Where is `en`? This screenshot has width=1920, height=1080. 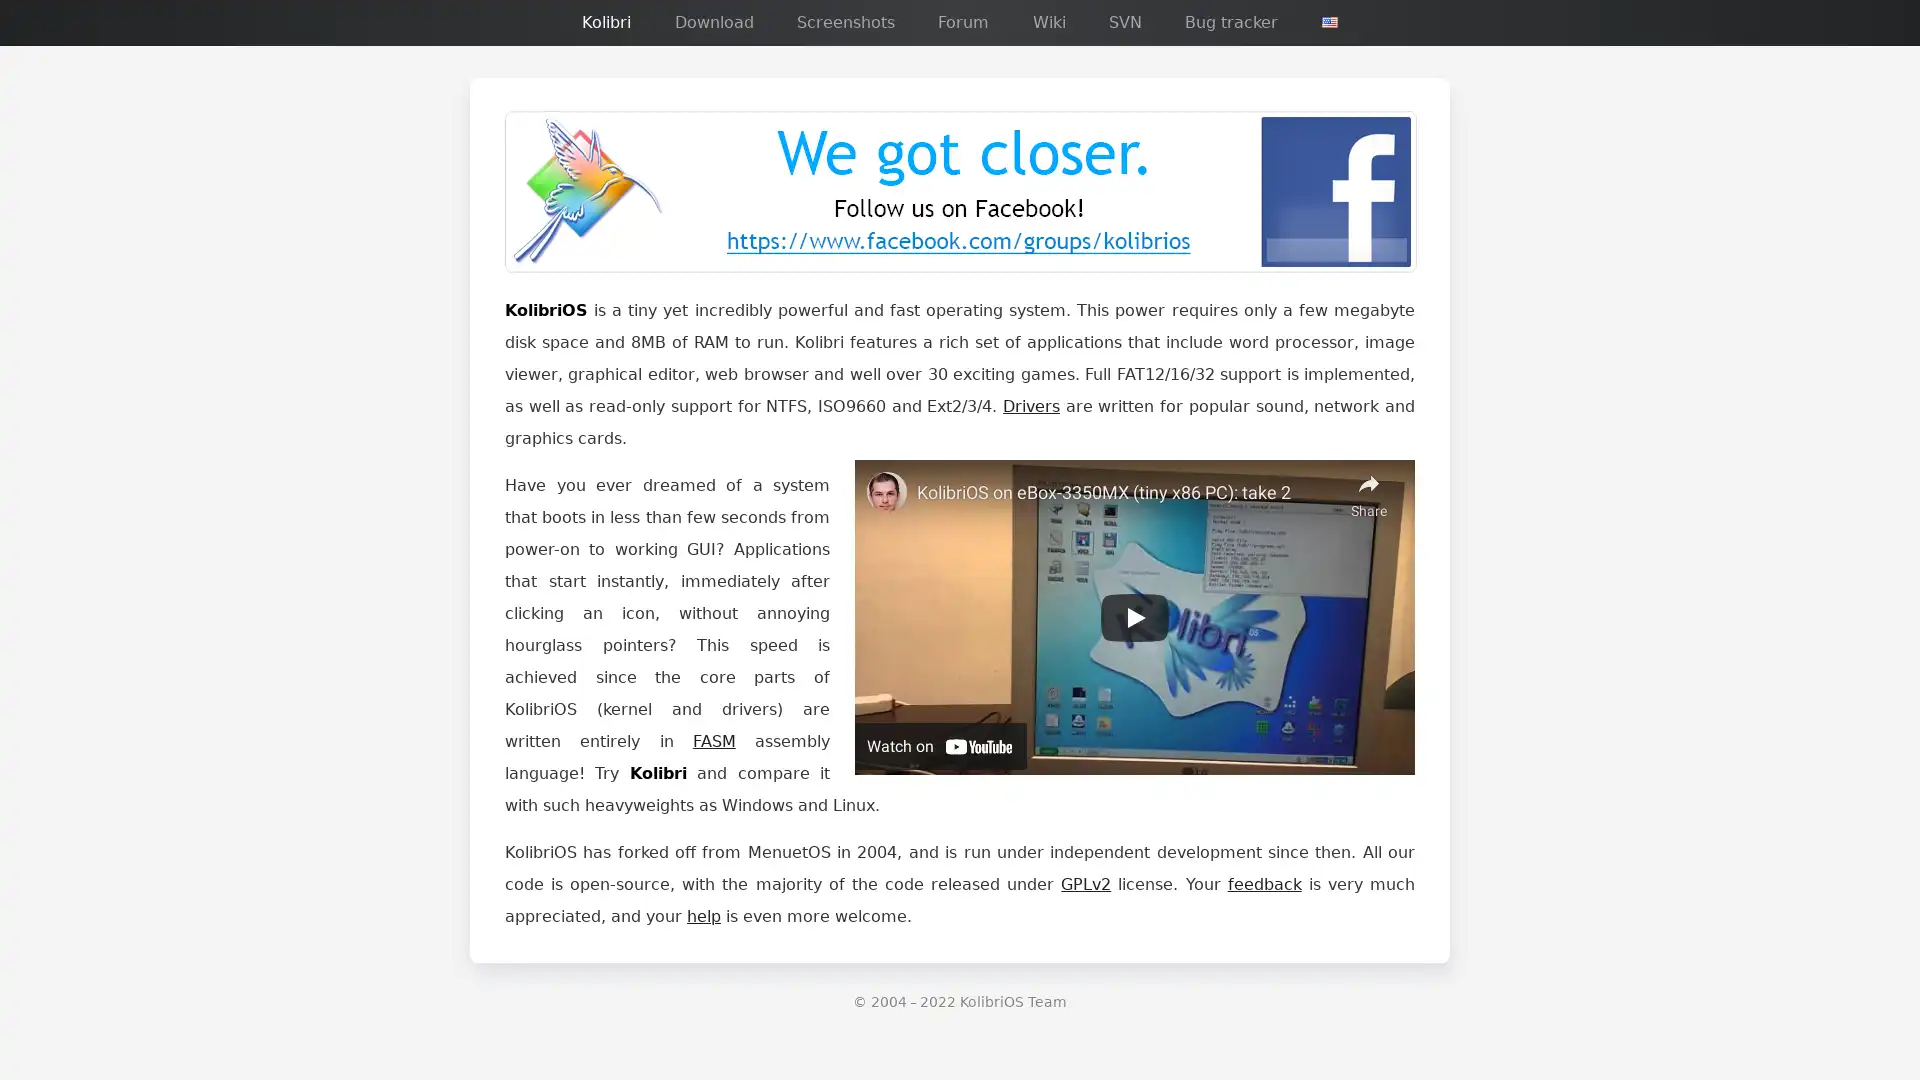 en is located at coordinates (1329, 22).